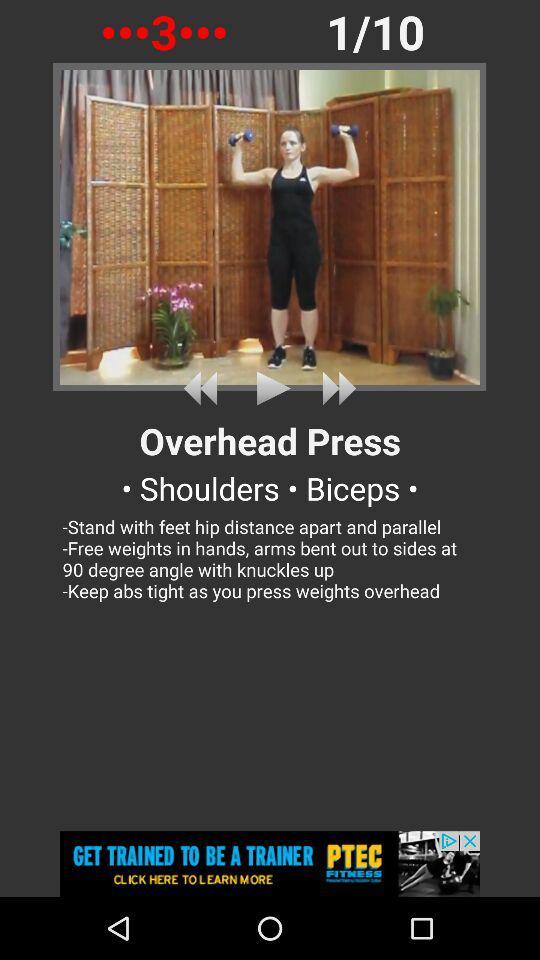 This screenshot has width=540, height=960. Describe the element at coordinates (270, 387) in the screenshot. I see `the video` at that location.